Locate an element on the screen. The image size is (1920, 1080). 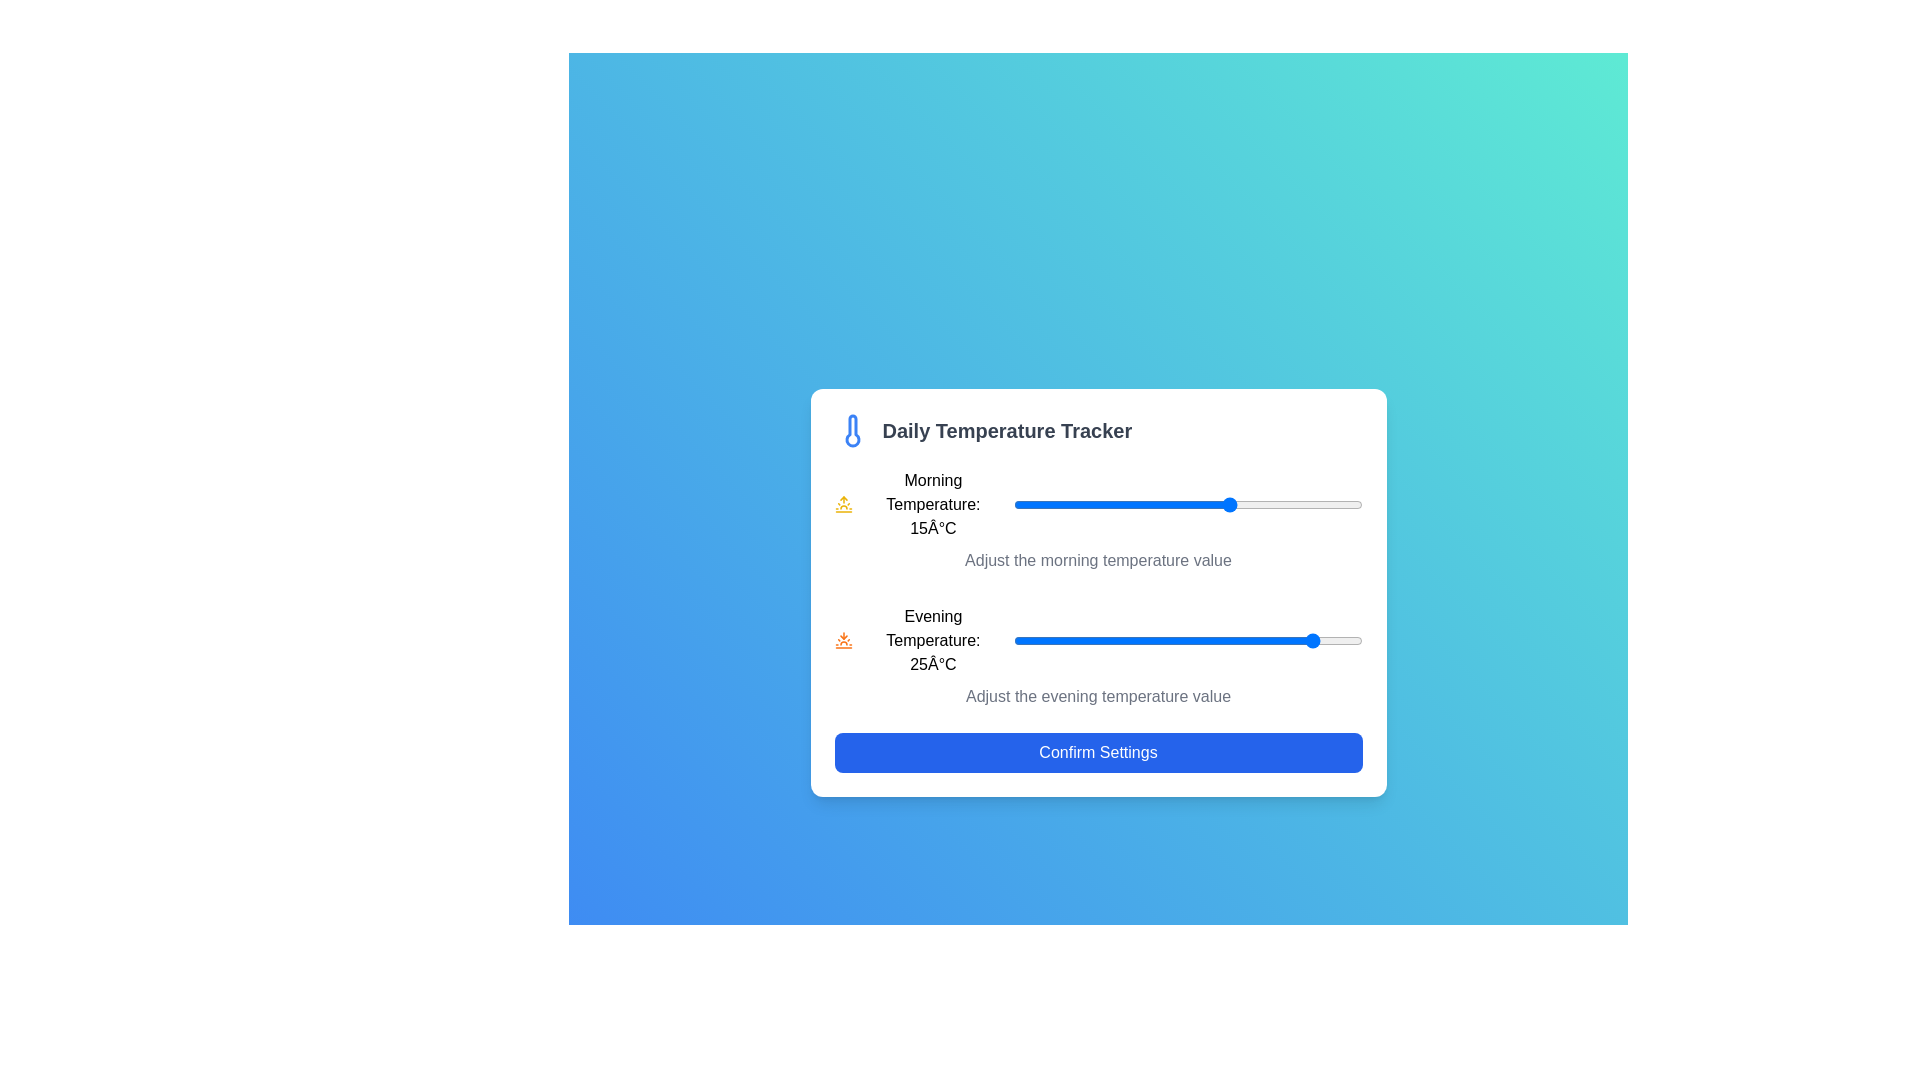
the evening temperature slider to -8°C is located at coordinates (1031, 640).